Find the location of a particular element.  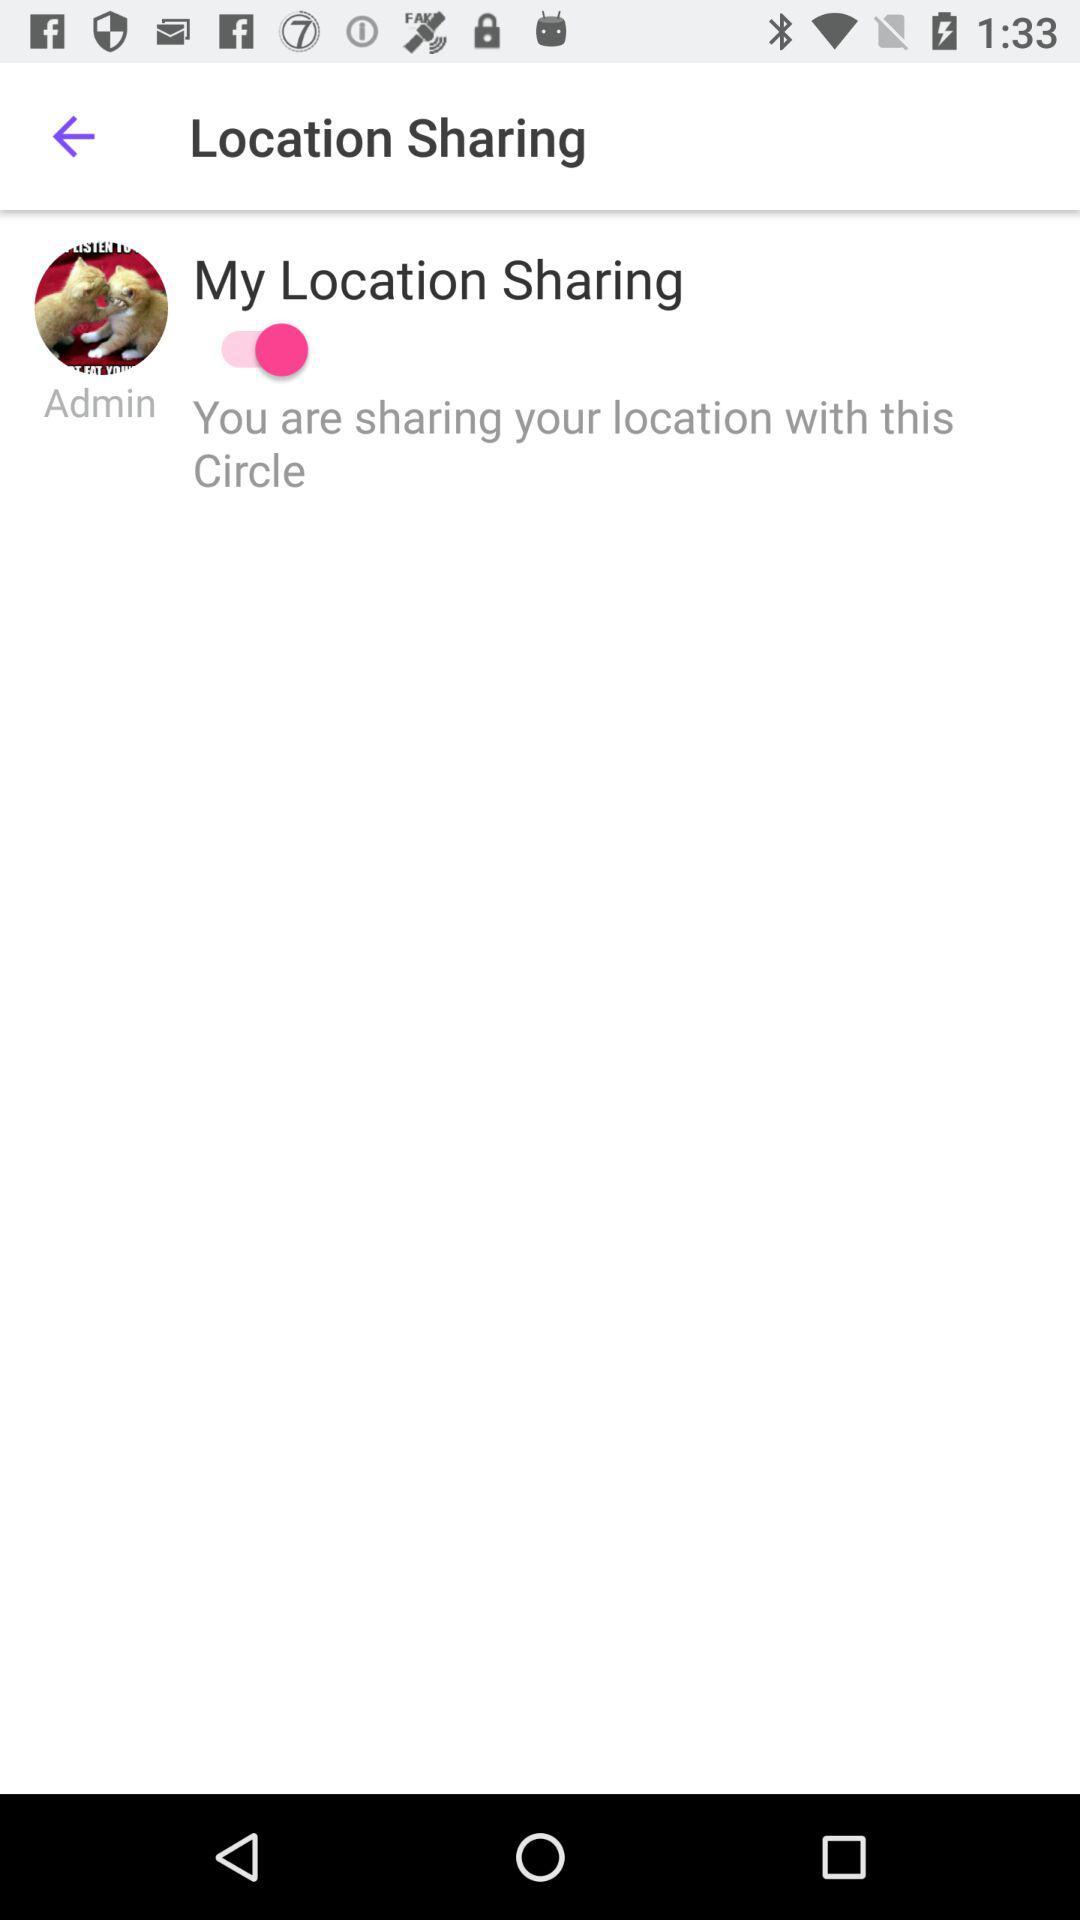

item next to location sharing item is located at coordinates (72, 135).